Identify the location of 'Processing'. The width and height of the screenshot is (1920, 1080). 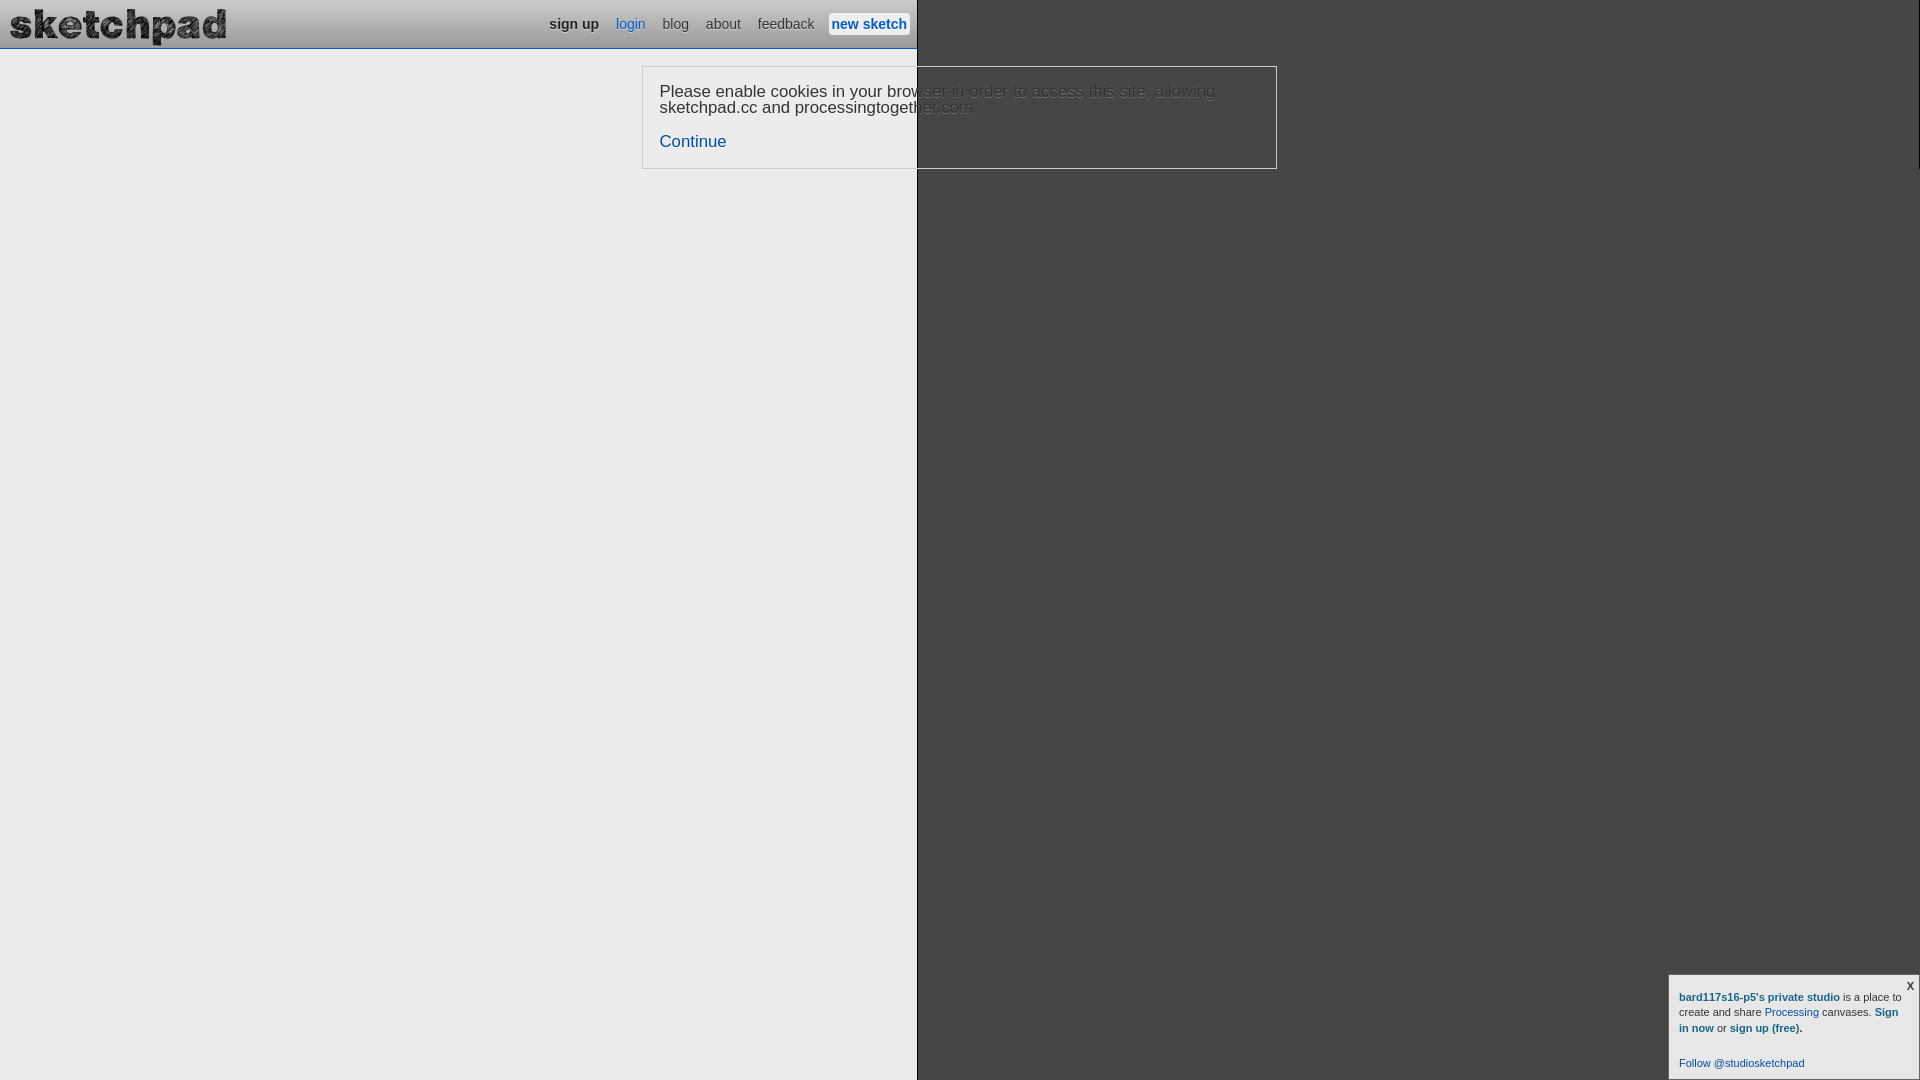
(1791, 1011).